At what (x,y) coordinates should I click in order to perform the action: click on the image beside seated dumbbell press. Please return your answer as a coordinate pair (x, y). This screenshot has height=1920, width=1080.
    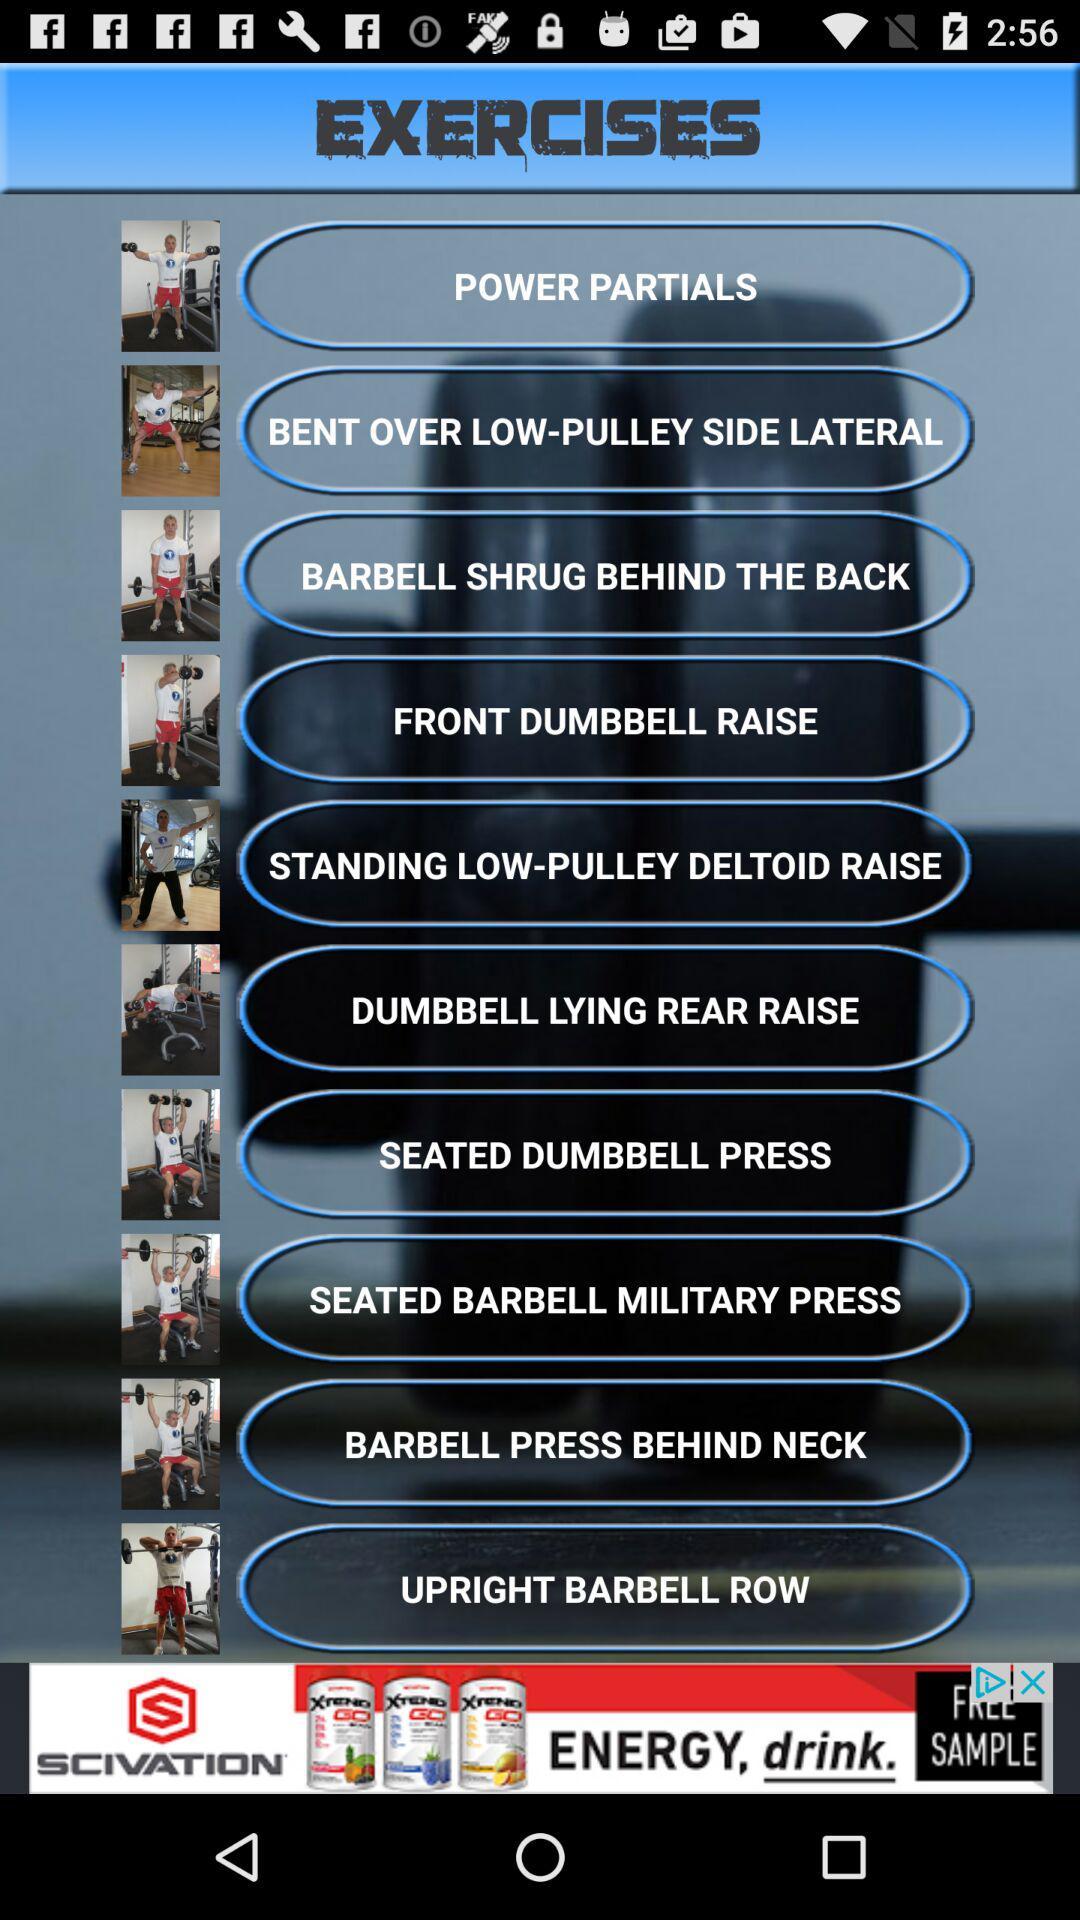
    Looking at the image, I should click on (169, 1154).